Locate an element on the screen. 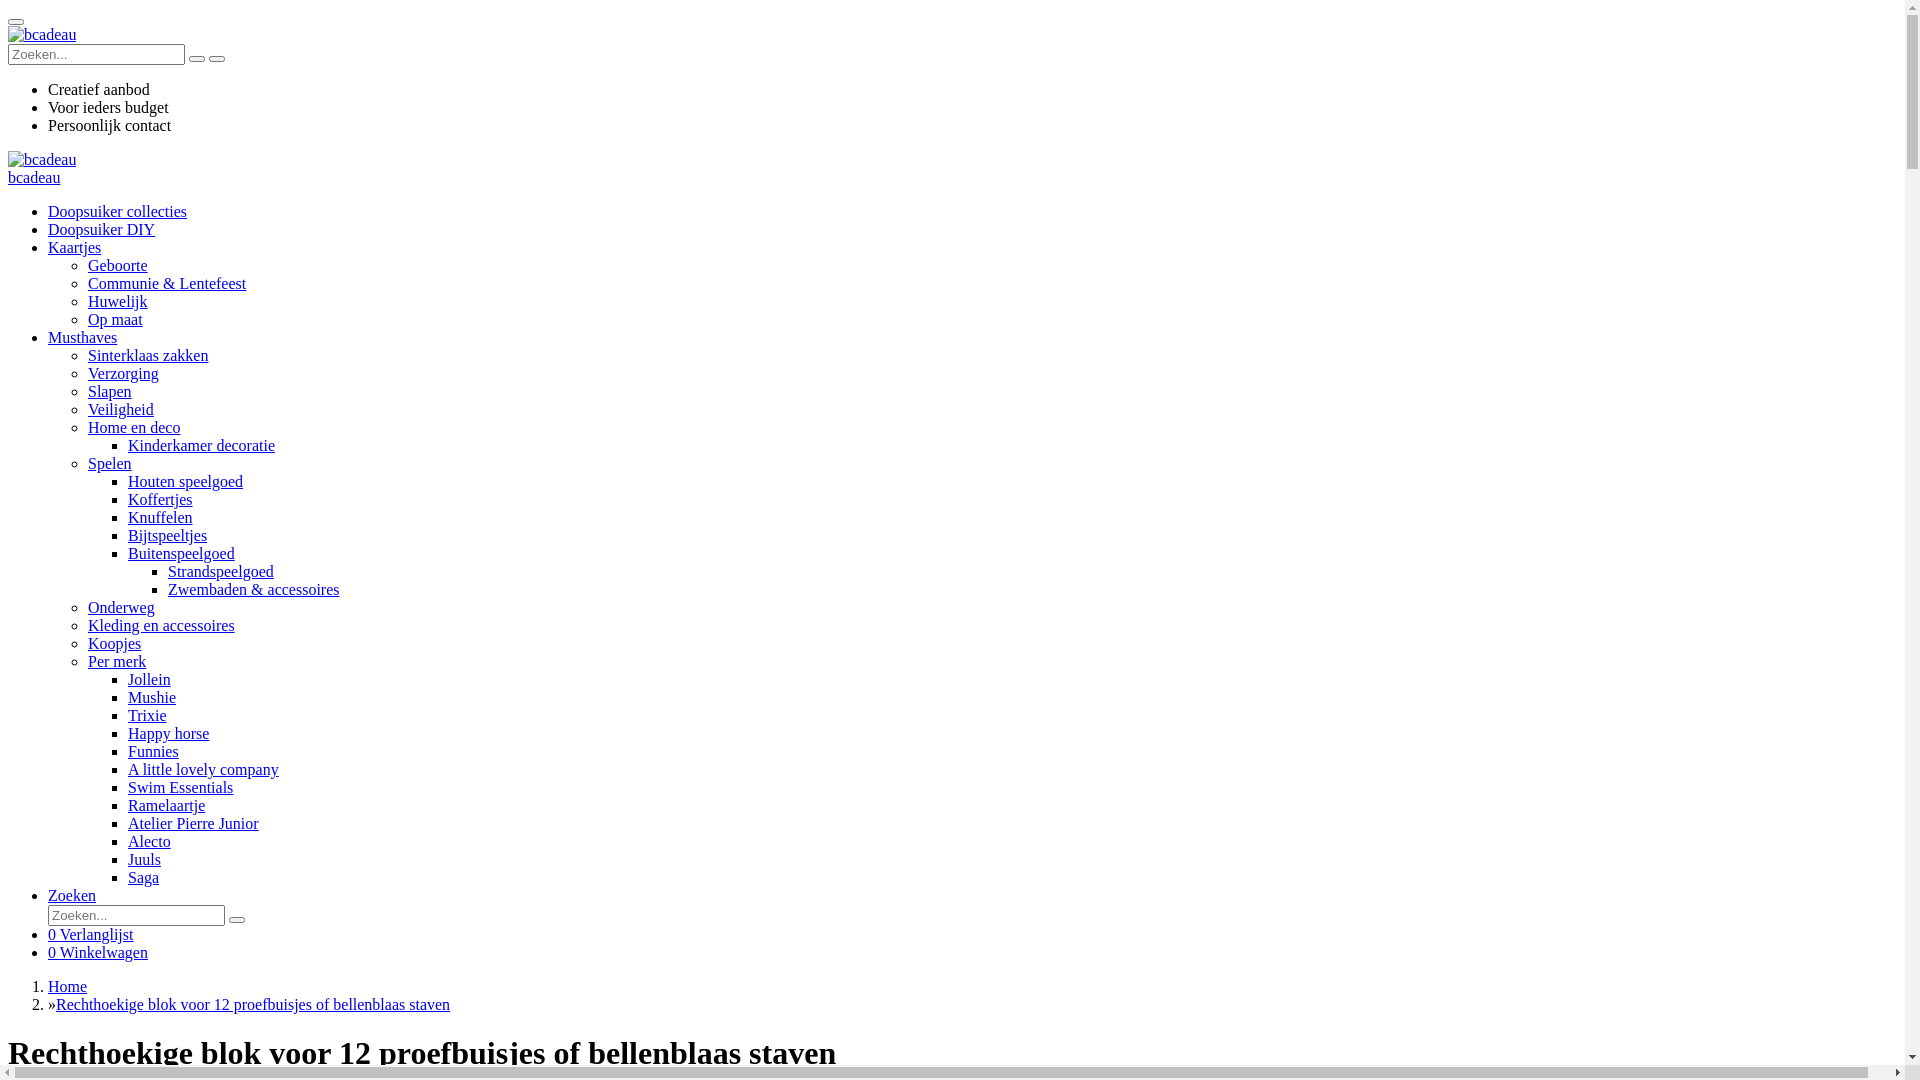 This screenshot has height=1080, width=1920. 'Communie & Lentefeest' is located at coordinates (167, 283).